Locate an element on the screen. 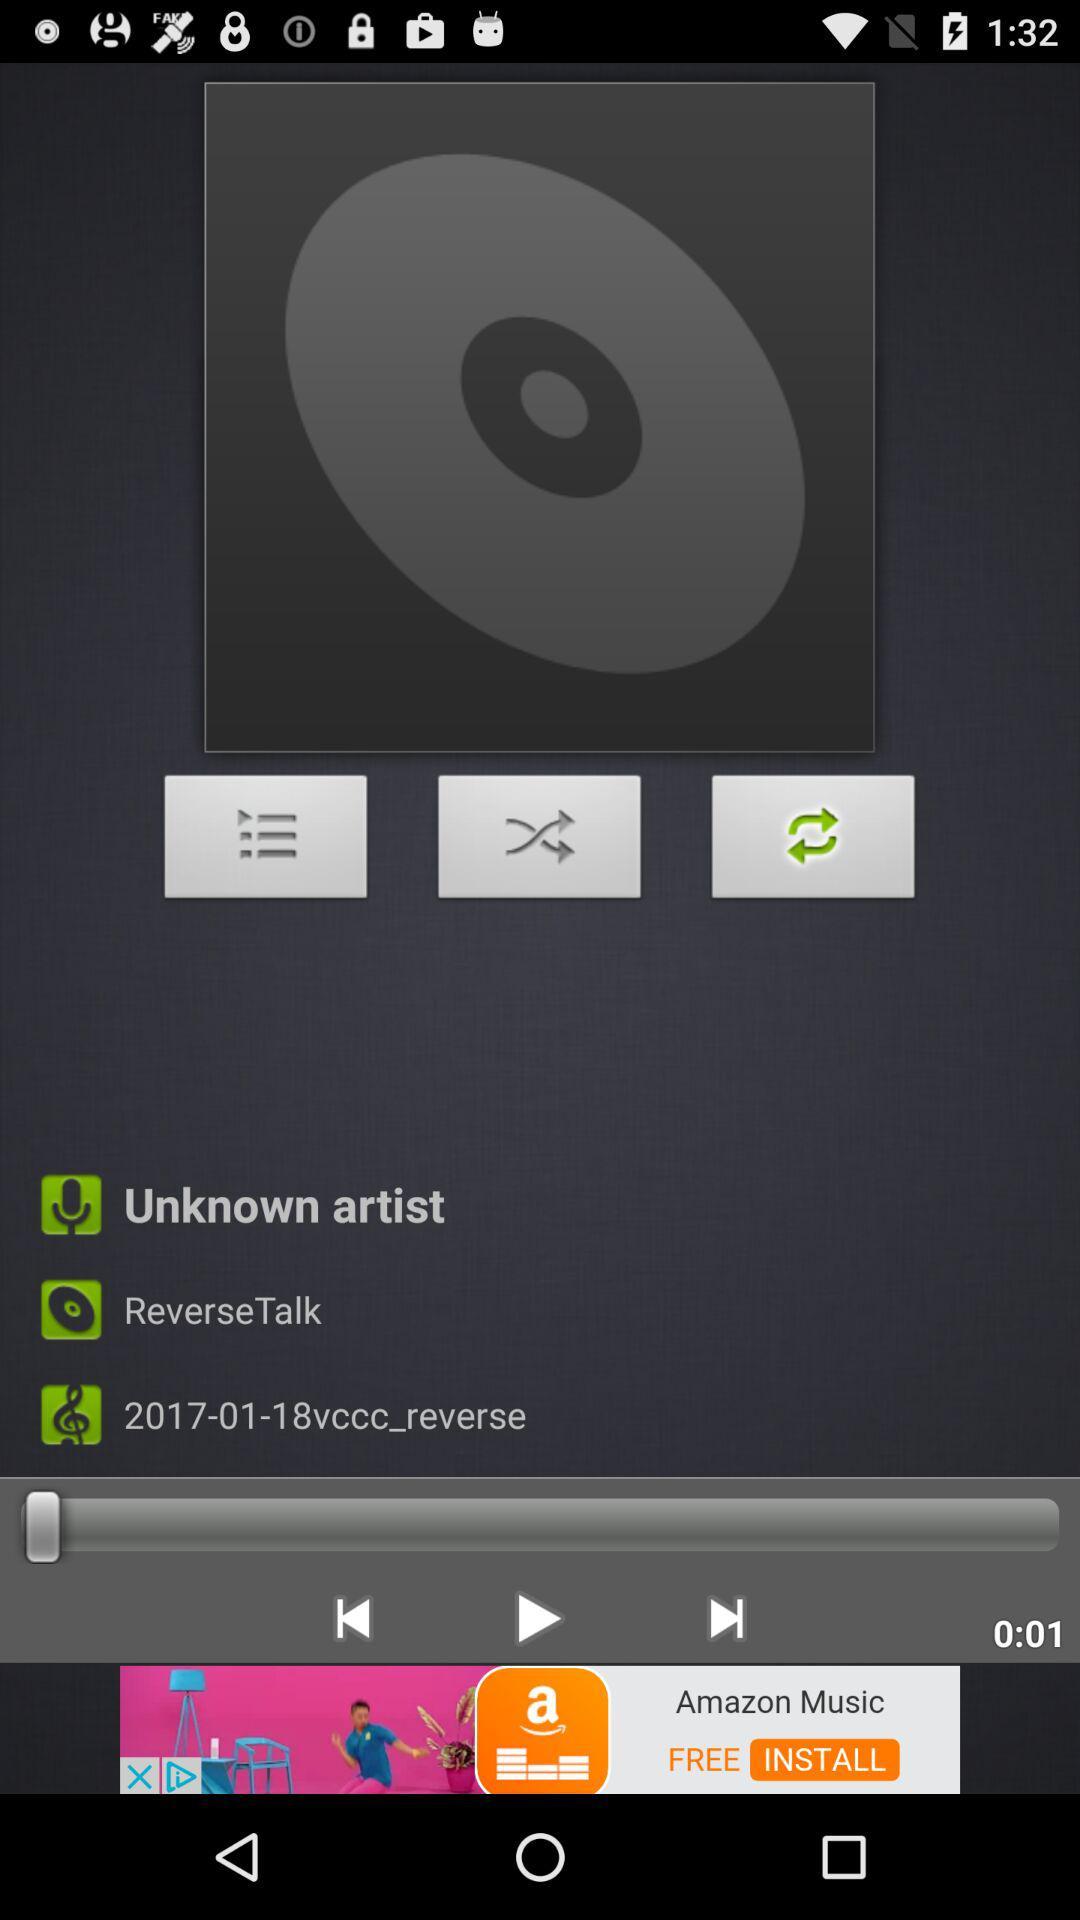 This screenshot has height=1920, width=1080. this is an advertisement is located at coordinates (540, 1727).